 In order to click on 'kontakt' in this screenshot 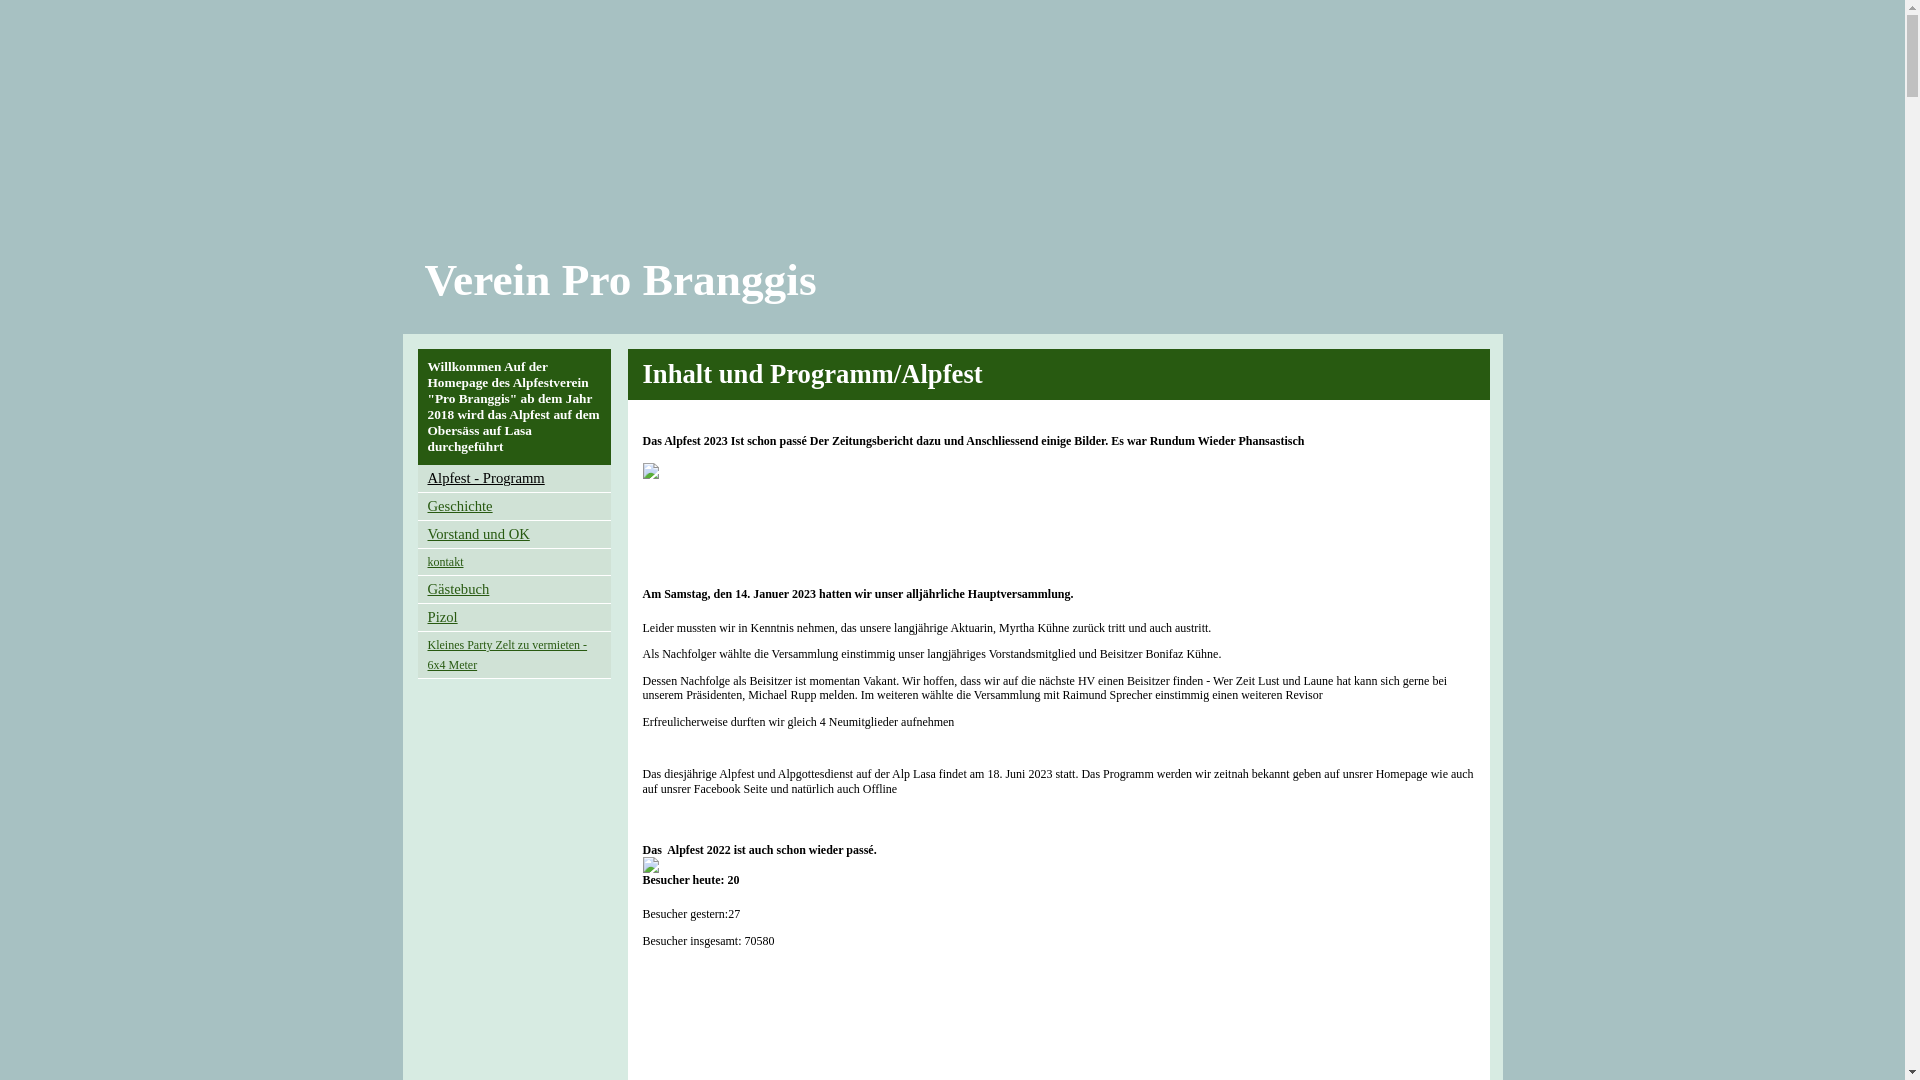, I will do `click(445, 562)`.